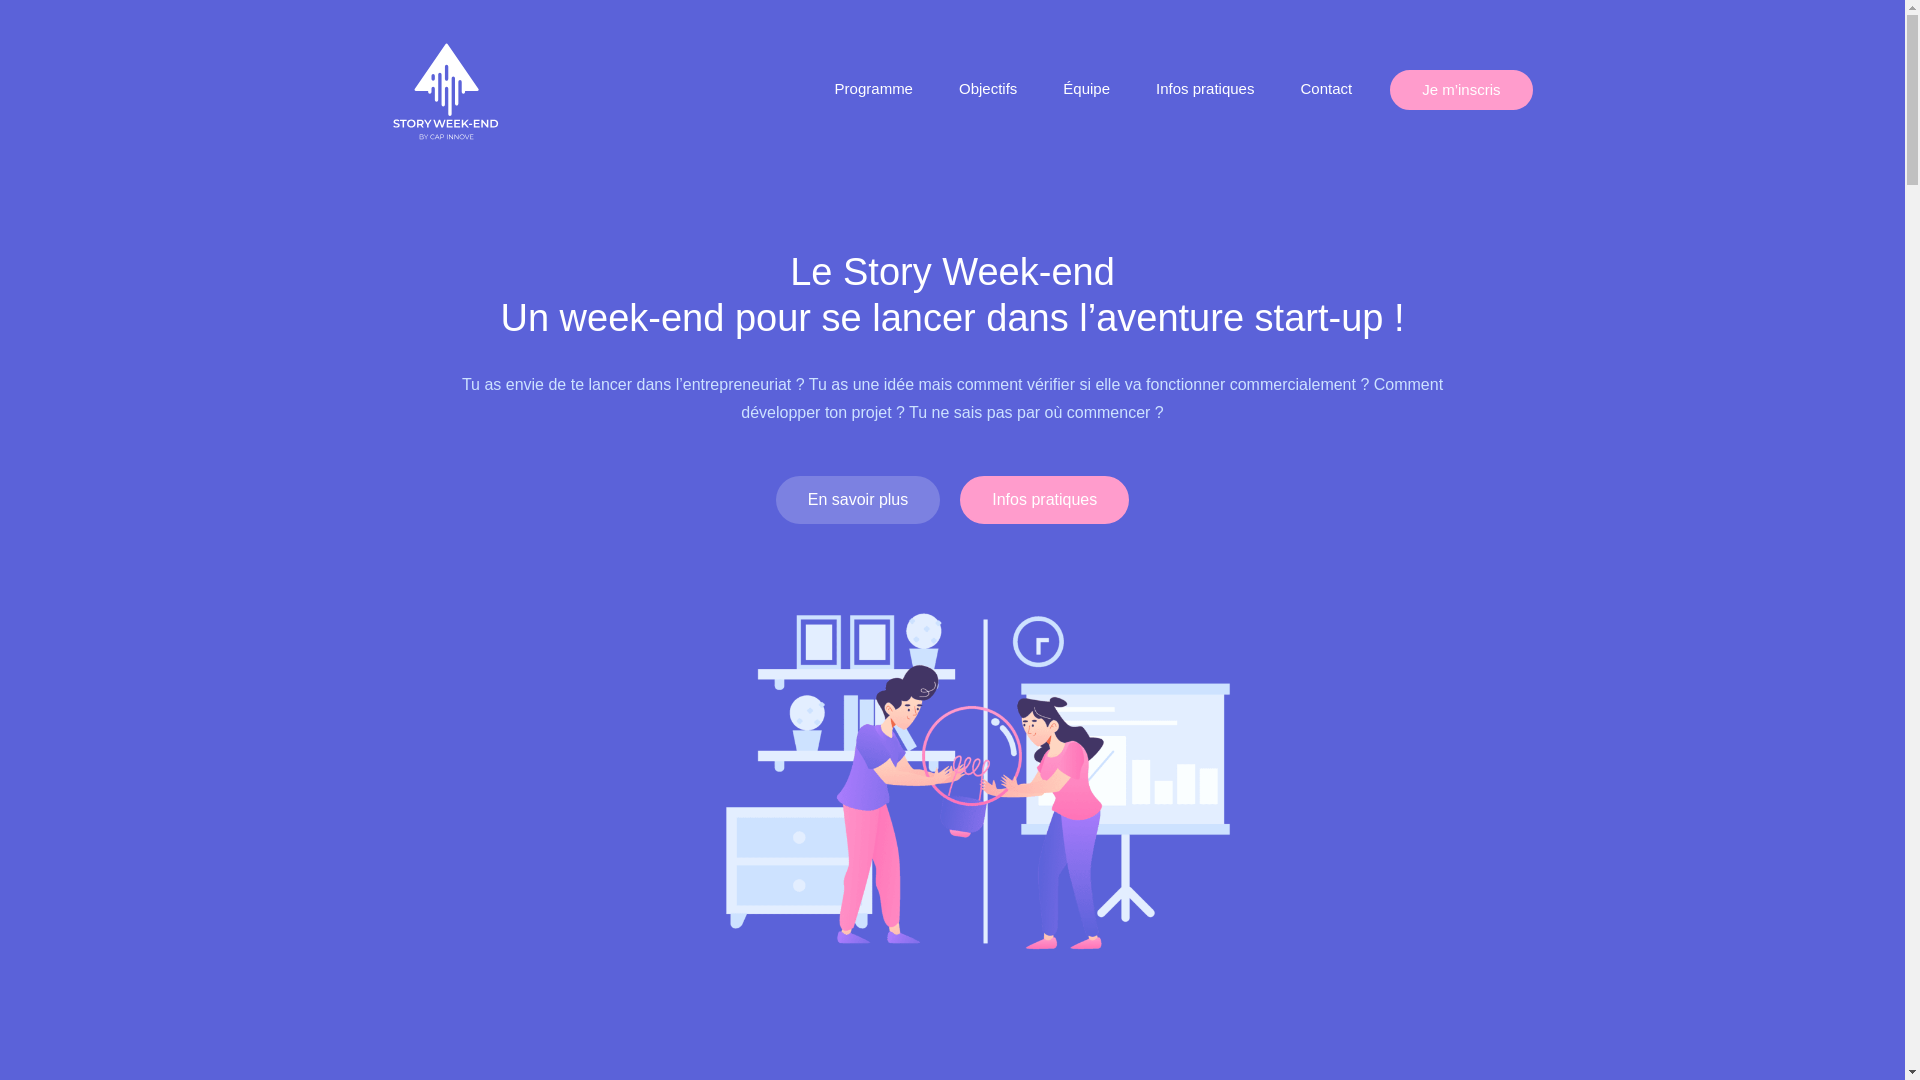 The height and width of the screenshot is (1080, 1920). What do you see at coordinates (1203, 88) in the screenshot?
I see `'Infos pratiques'` at bounding box center [1203, 88].